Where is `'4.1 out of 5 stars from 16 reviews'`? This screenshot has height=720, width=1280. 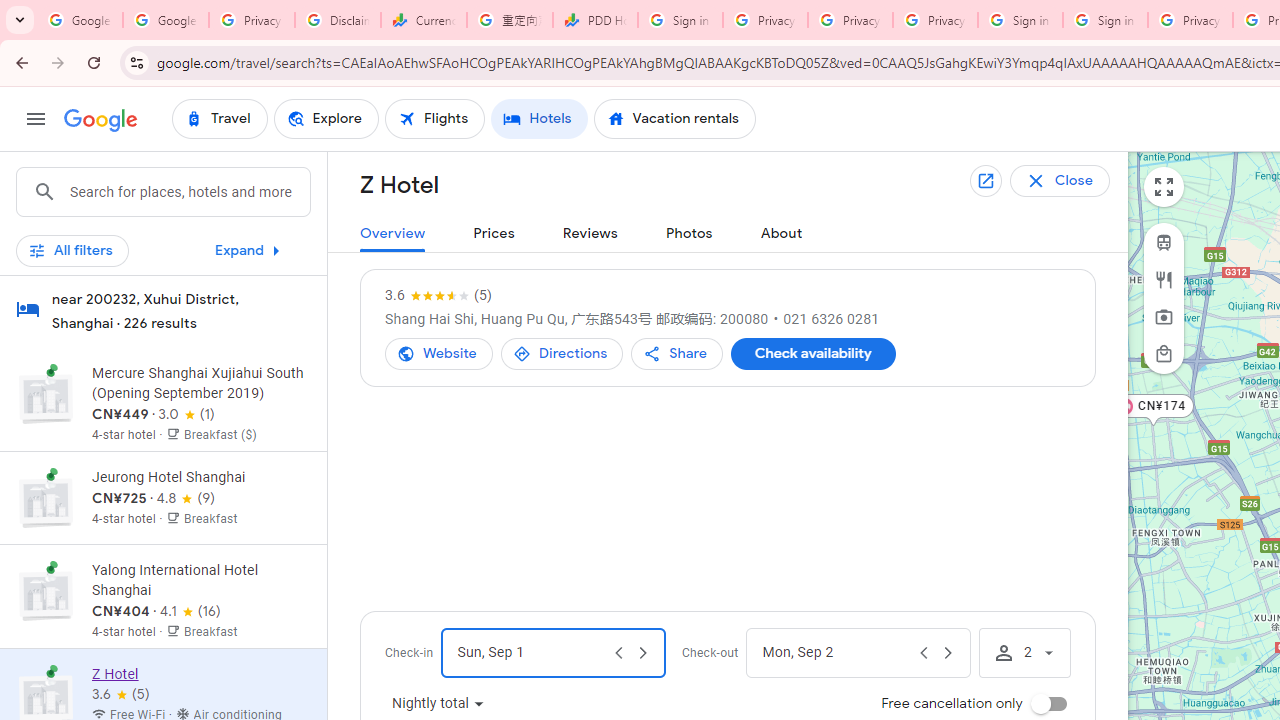 '4.1 out of 5 stars from 16 reviews' is located at coordinates (190, 611).